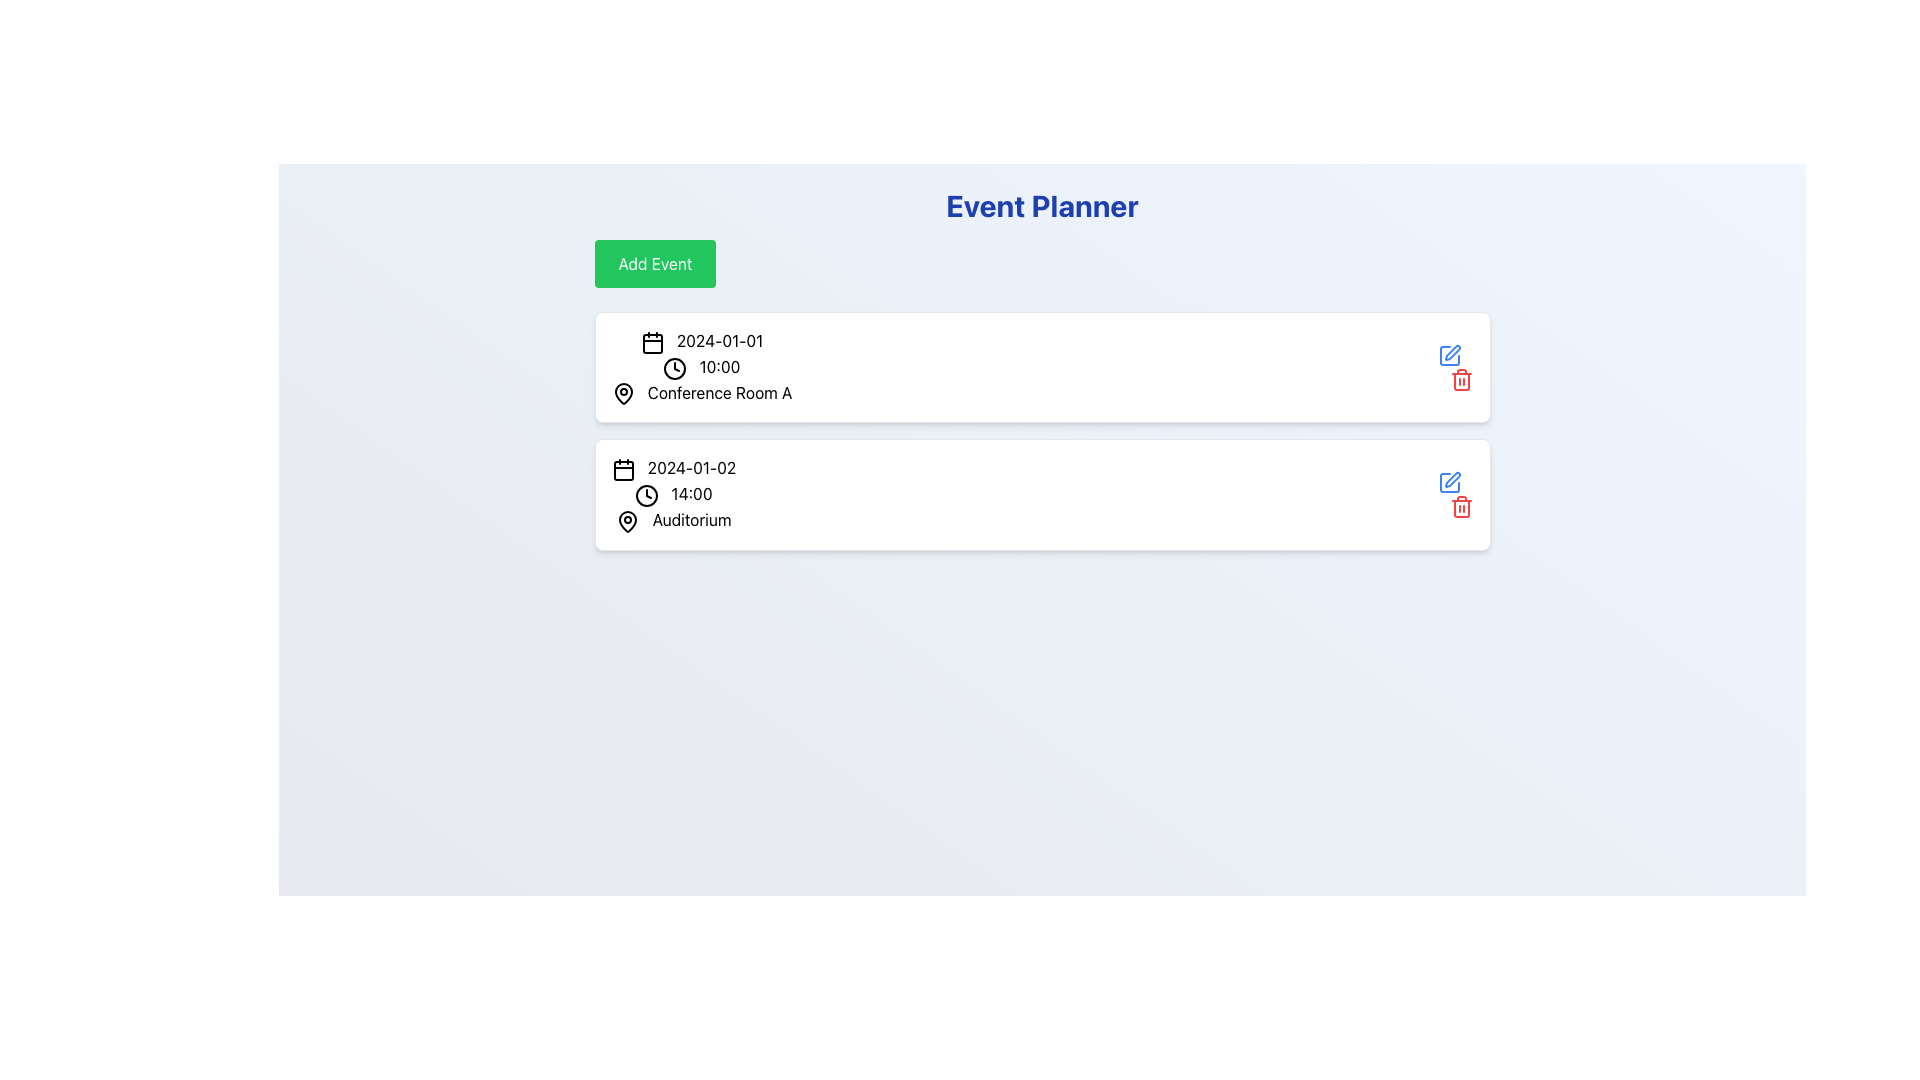  What do you see at coordinates (1455, 367) in the screenshot?
I see `the edit button located in the white information card for the event scheduled on '2024-01-01 10:00 Conference Room A' to initiate the editing interface` at bounding box center [1455, 367].